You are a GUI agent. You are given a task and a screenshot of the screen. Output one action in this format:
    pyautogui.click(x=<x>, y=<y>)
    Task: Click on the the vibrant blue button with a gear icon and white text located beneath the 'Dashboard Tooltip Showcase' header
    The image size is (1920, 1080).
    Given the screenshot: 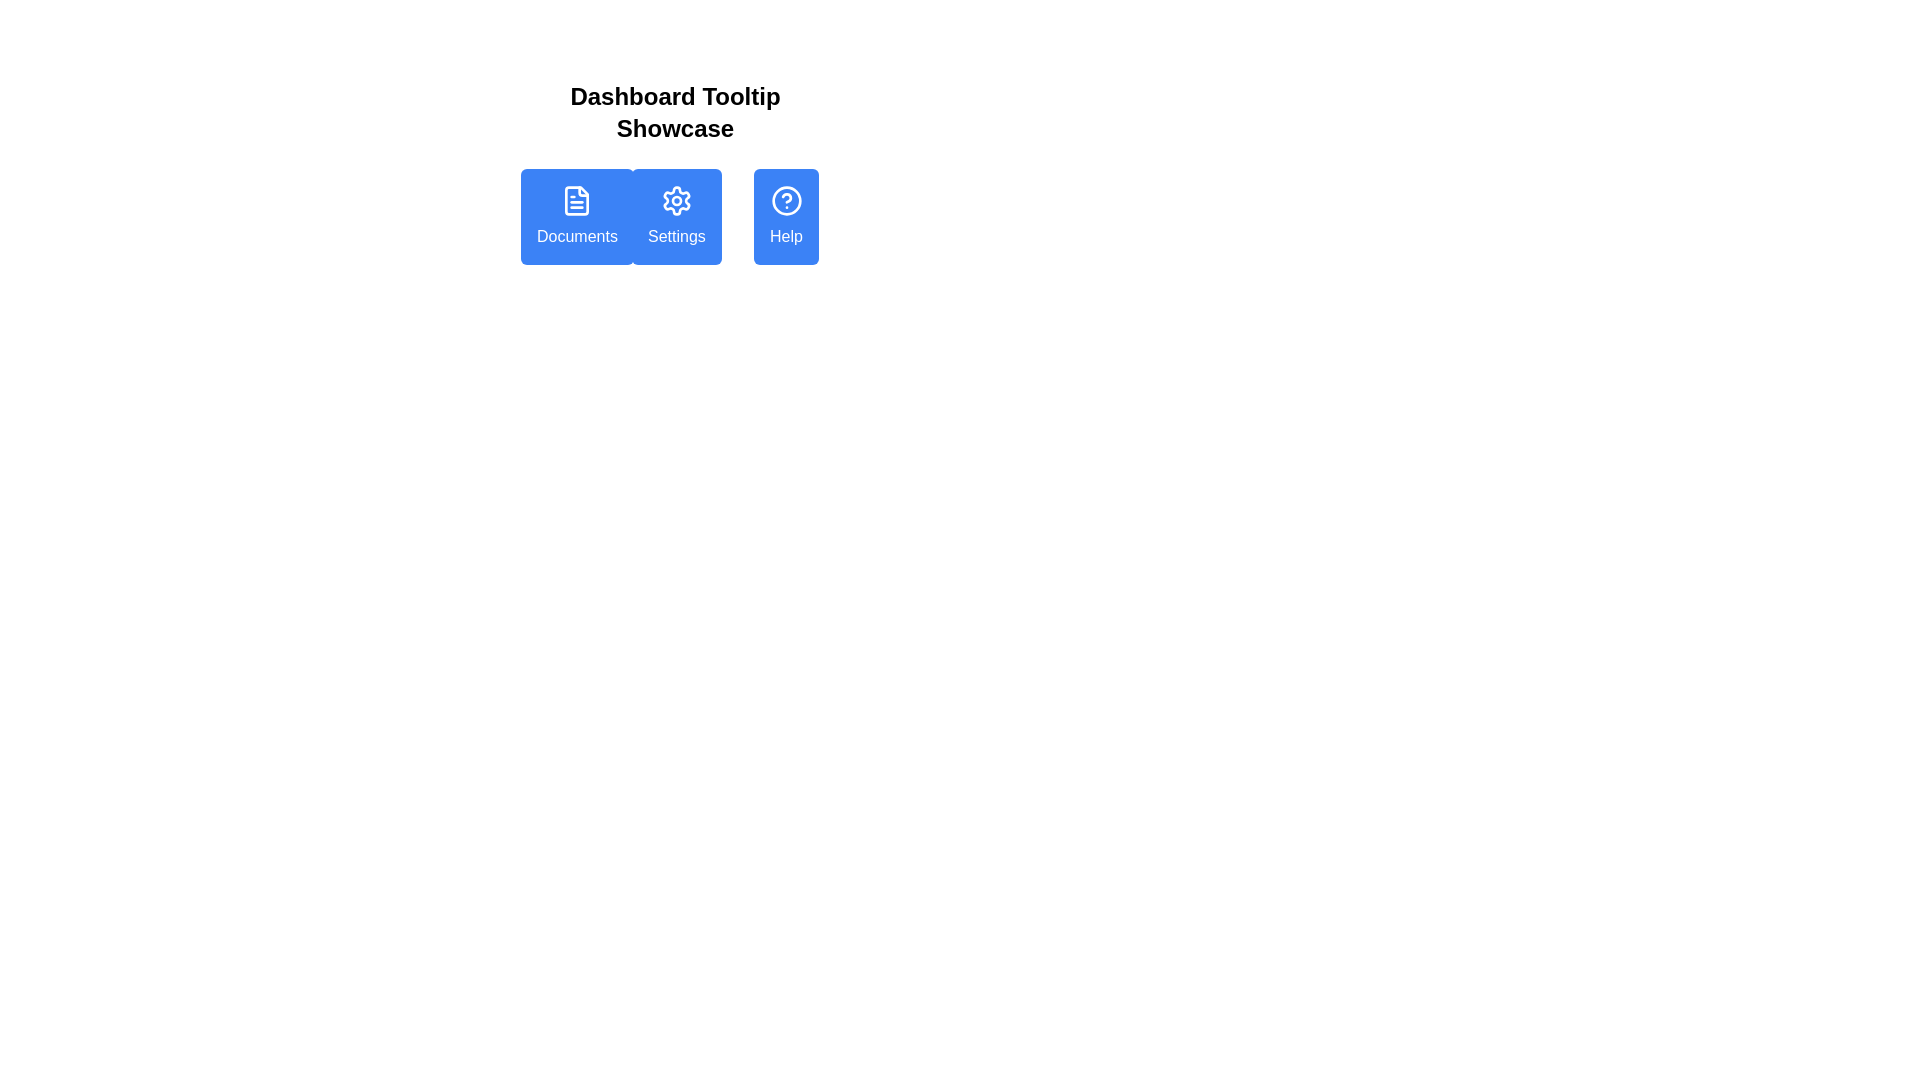 What is the action you would take?
    pyautogui.click(x=675, y=172)
    